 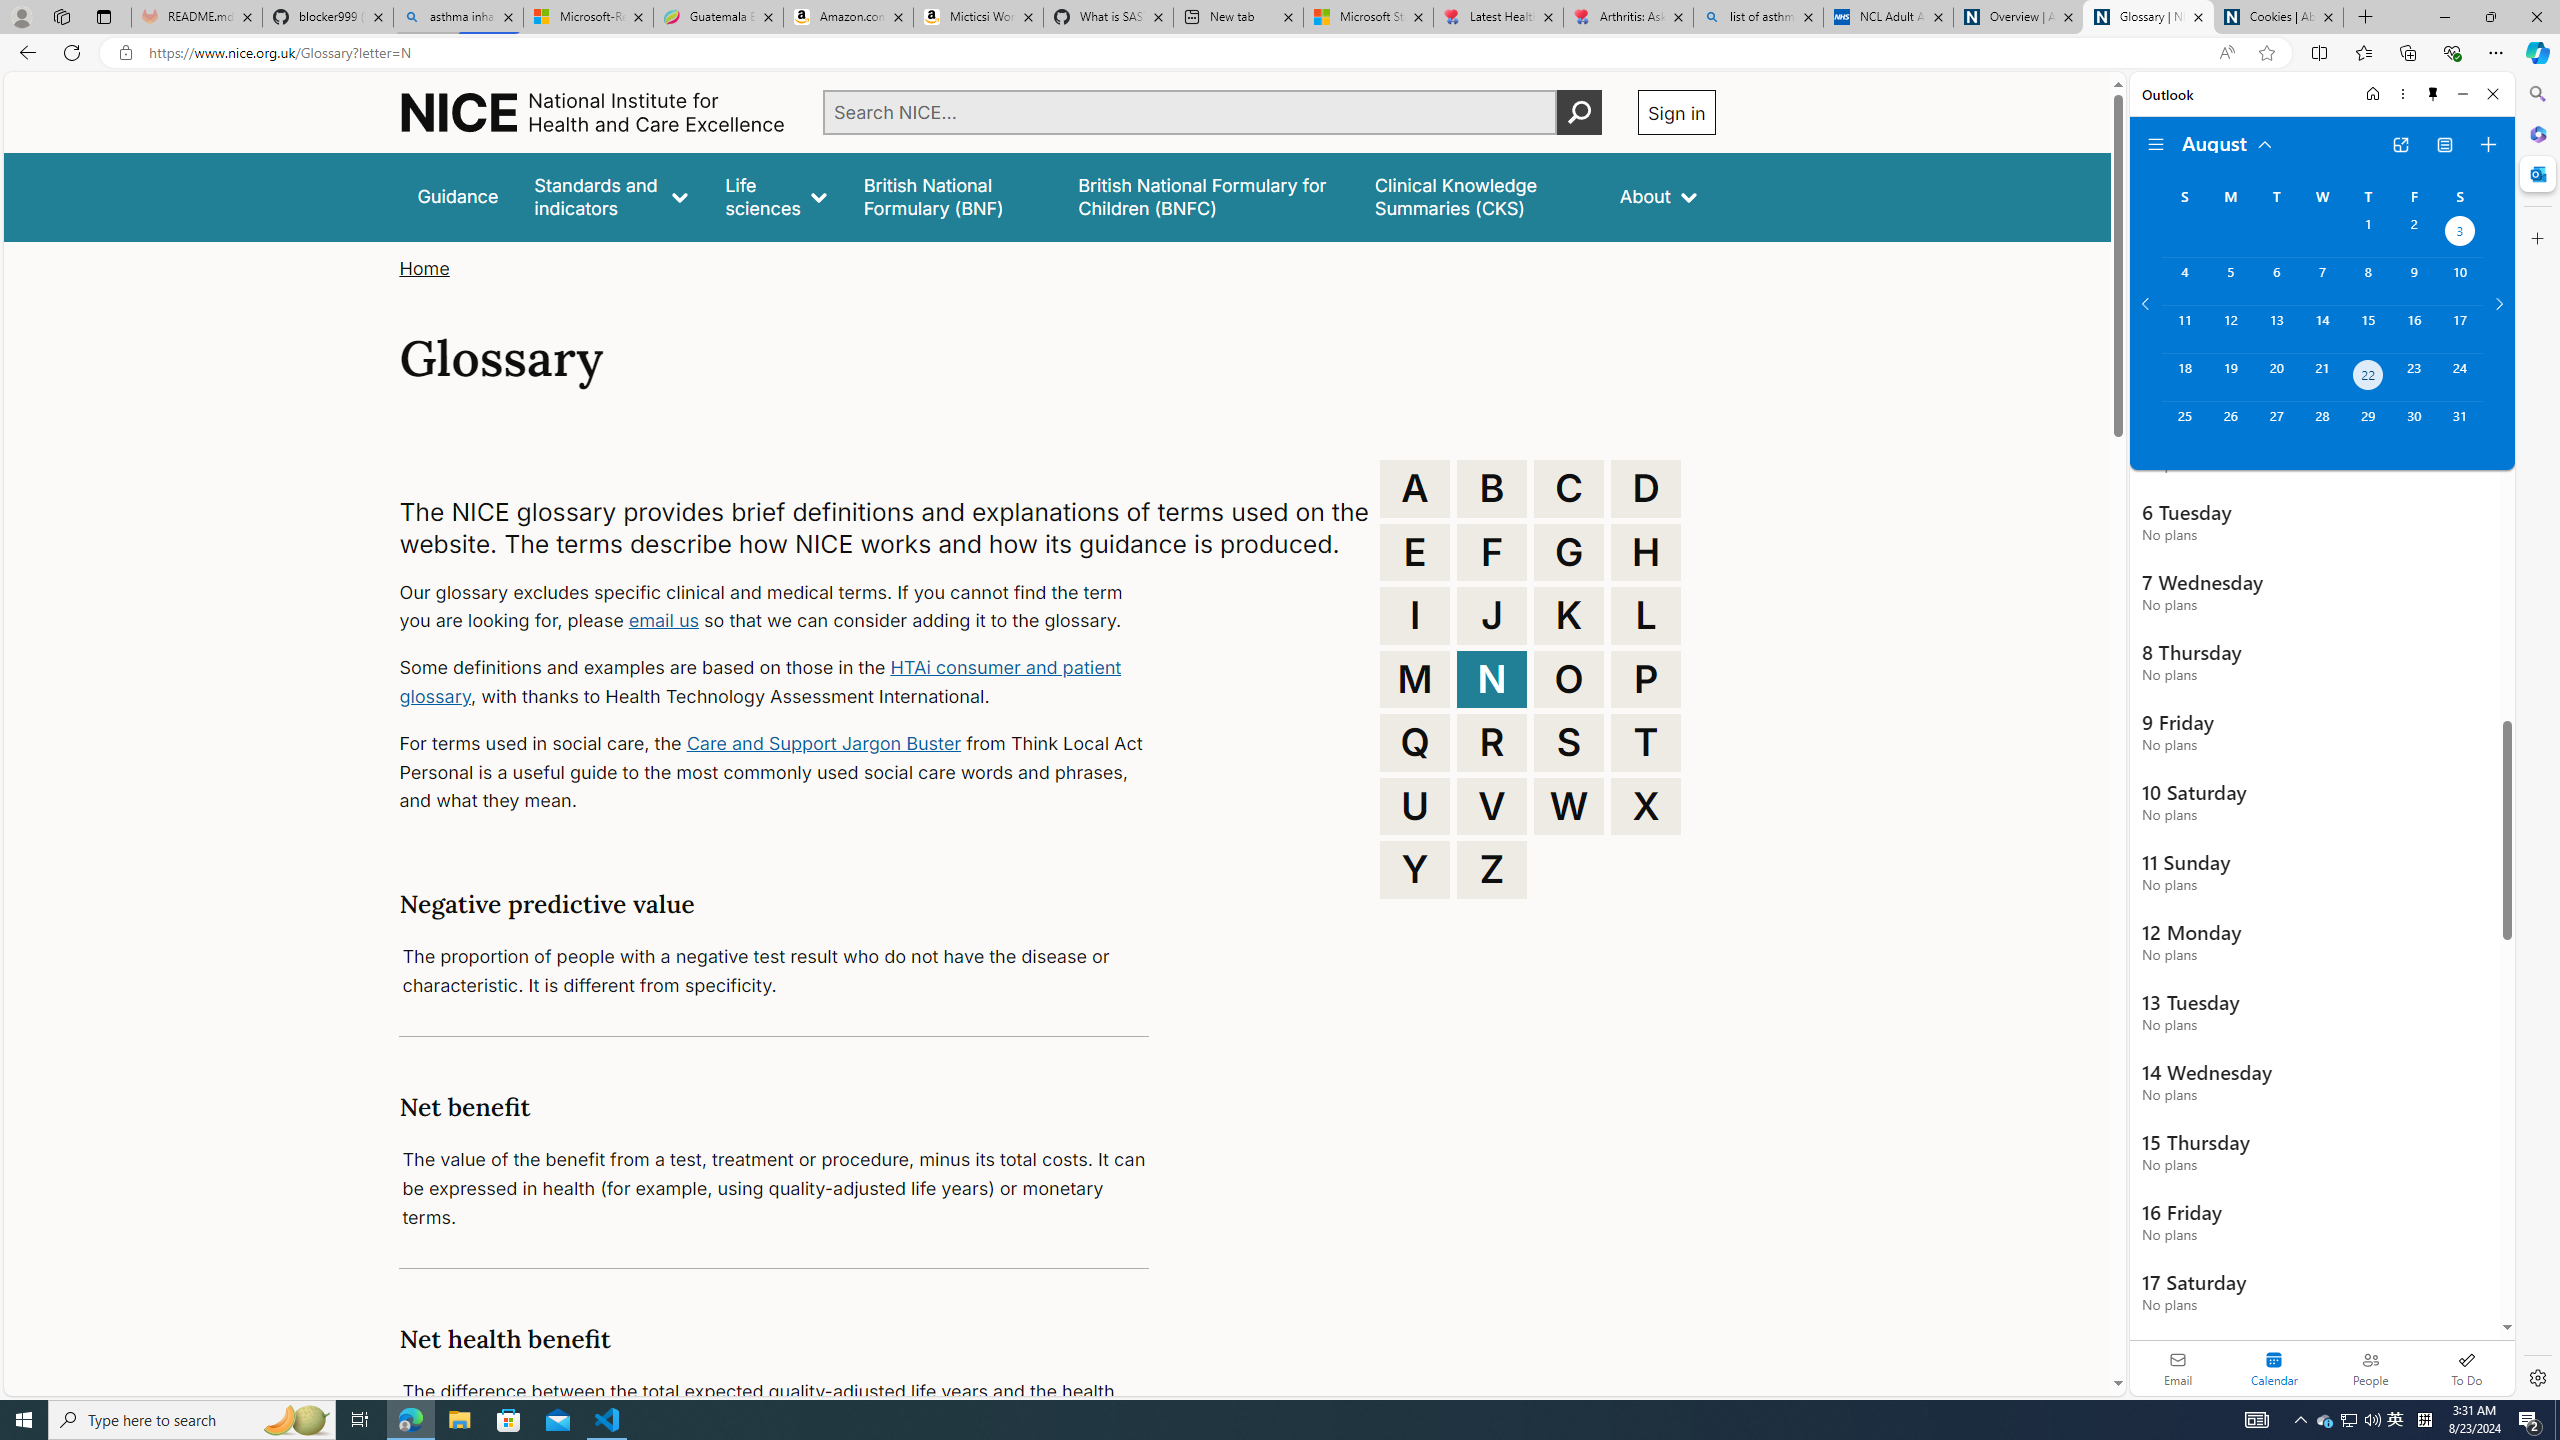 What do you see at coordinates (2368, 233) in the screenshot?
I see `'Thursday, August 1, 2024. '` at bounding box center [2368, 233].